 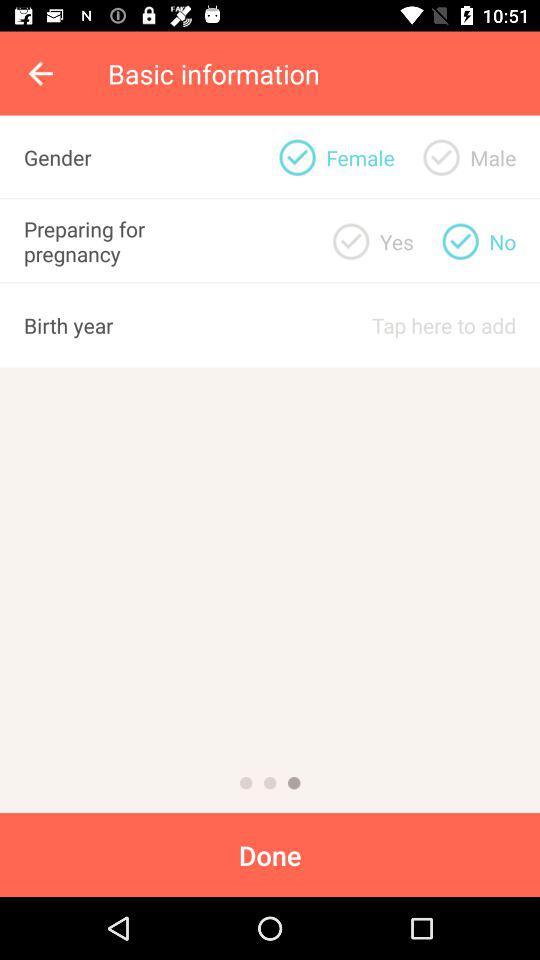 What do you see at coordinates (296, 156) in the screenshot?
I see `the check icon` at bounding box center [296, 156].